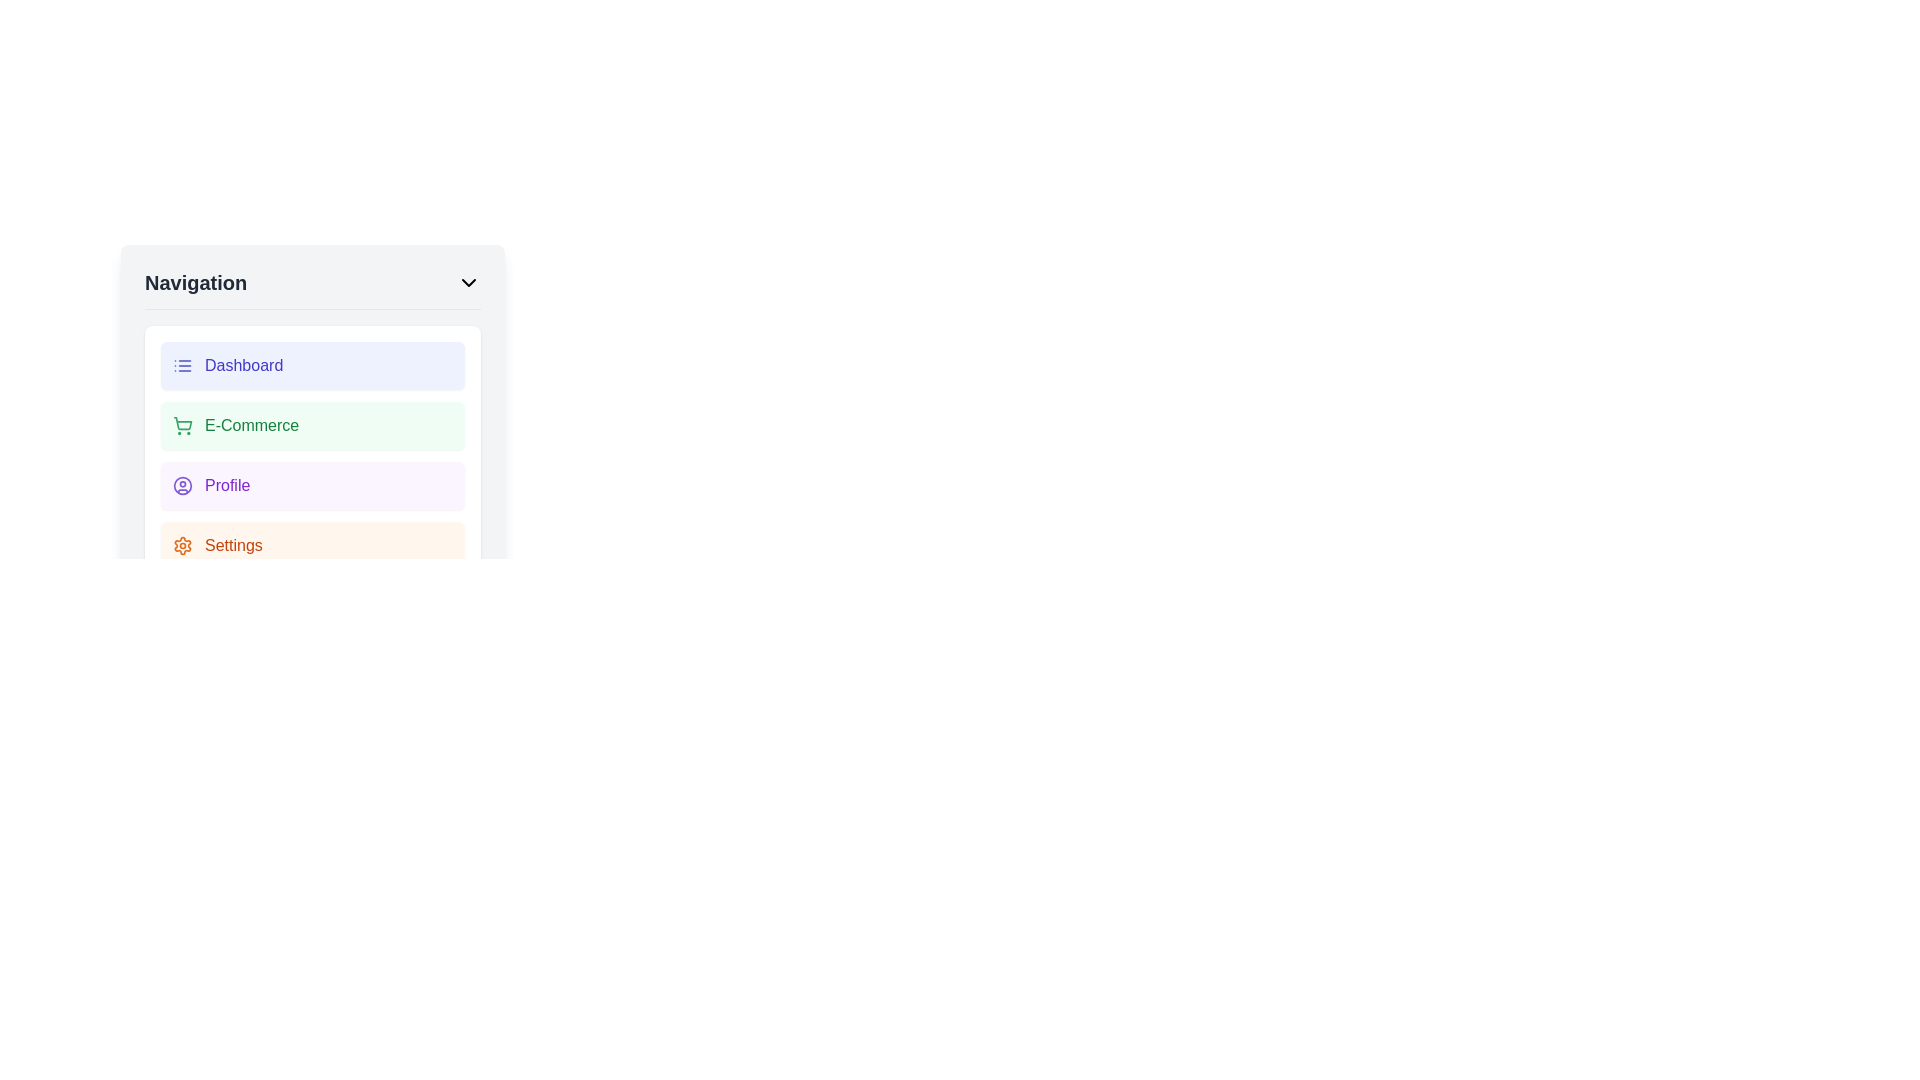 This screenshot has width=1920, height=1080. I want to click on the 'Settings' text label in the navigation menu, so click(233, 546).